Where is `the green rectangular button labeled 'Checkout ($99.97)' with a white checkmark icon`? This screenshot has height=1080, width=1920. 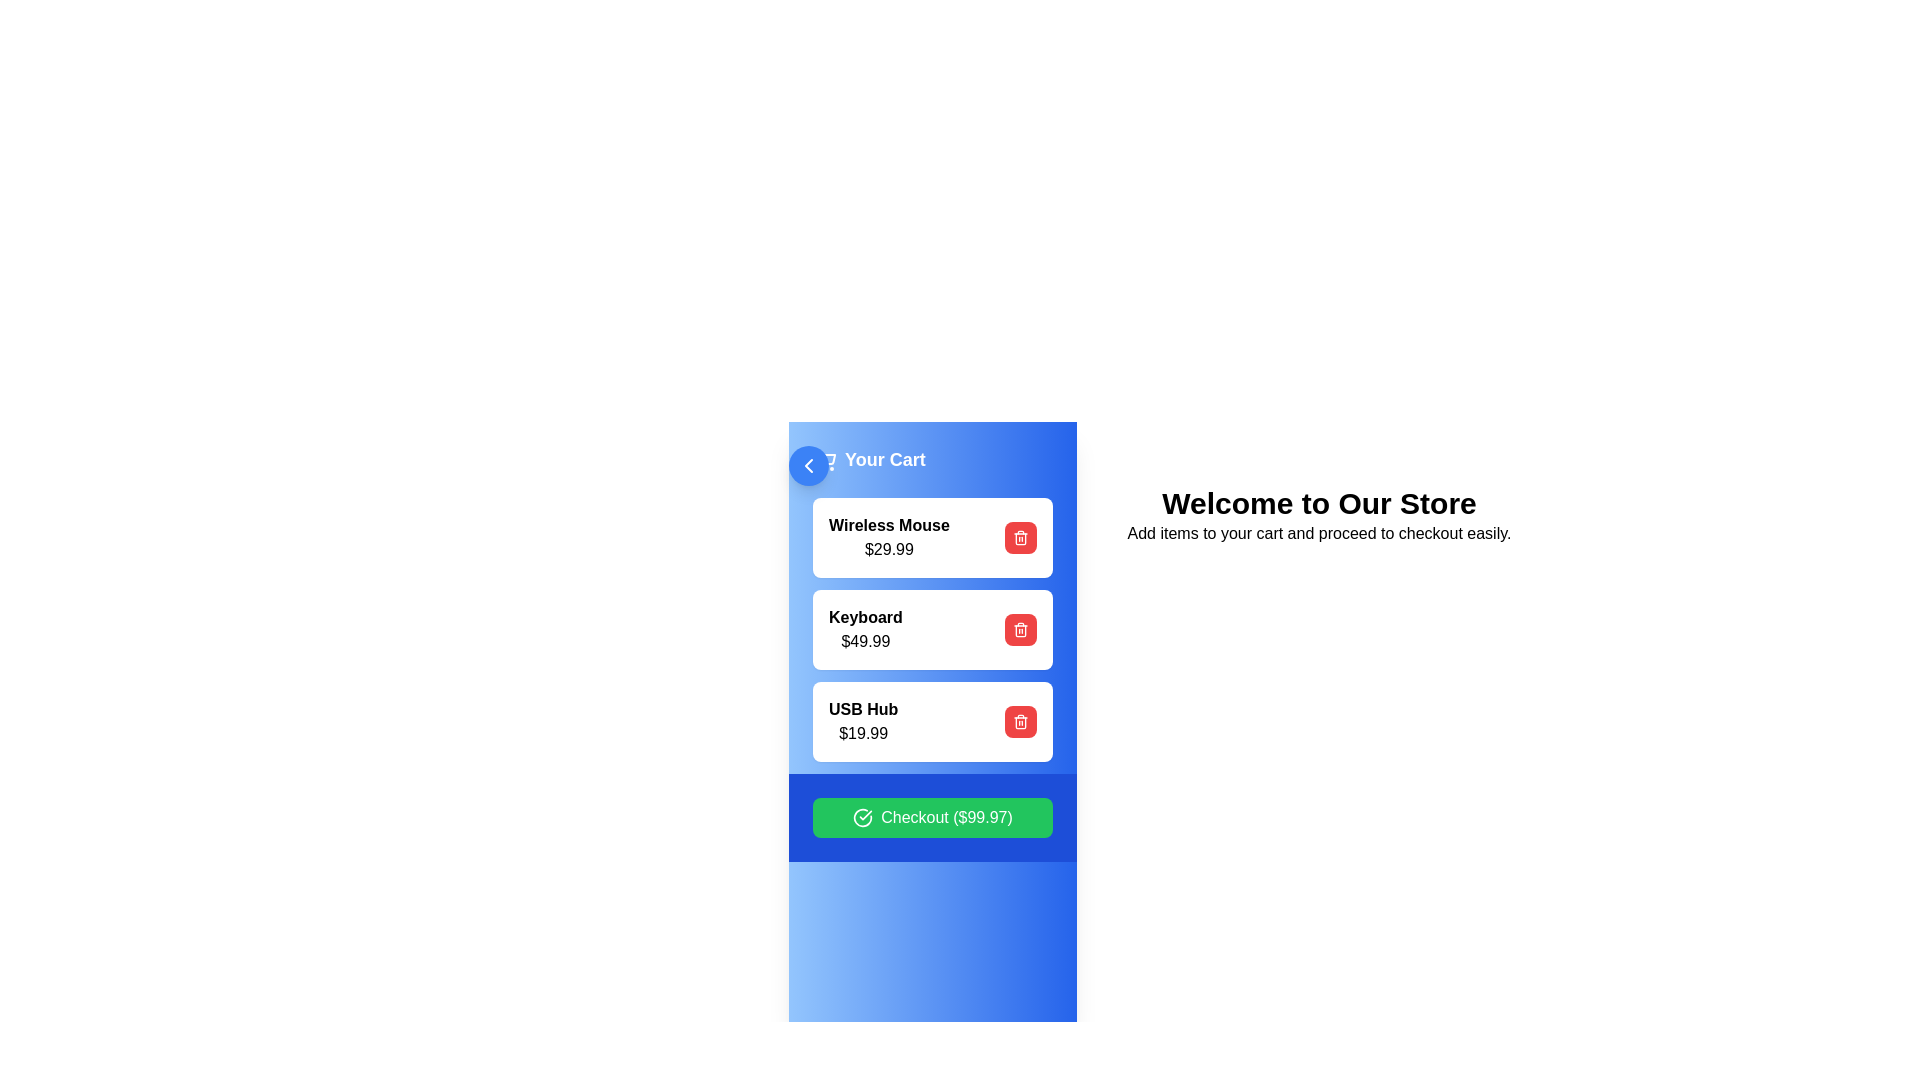
the green rectangular button labeled 'Checkout ($99.97)' with a white checkmark icon is located at coordinates (931, 817).